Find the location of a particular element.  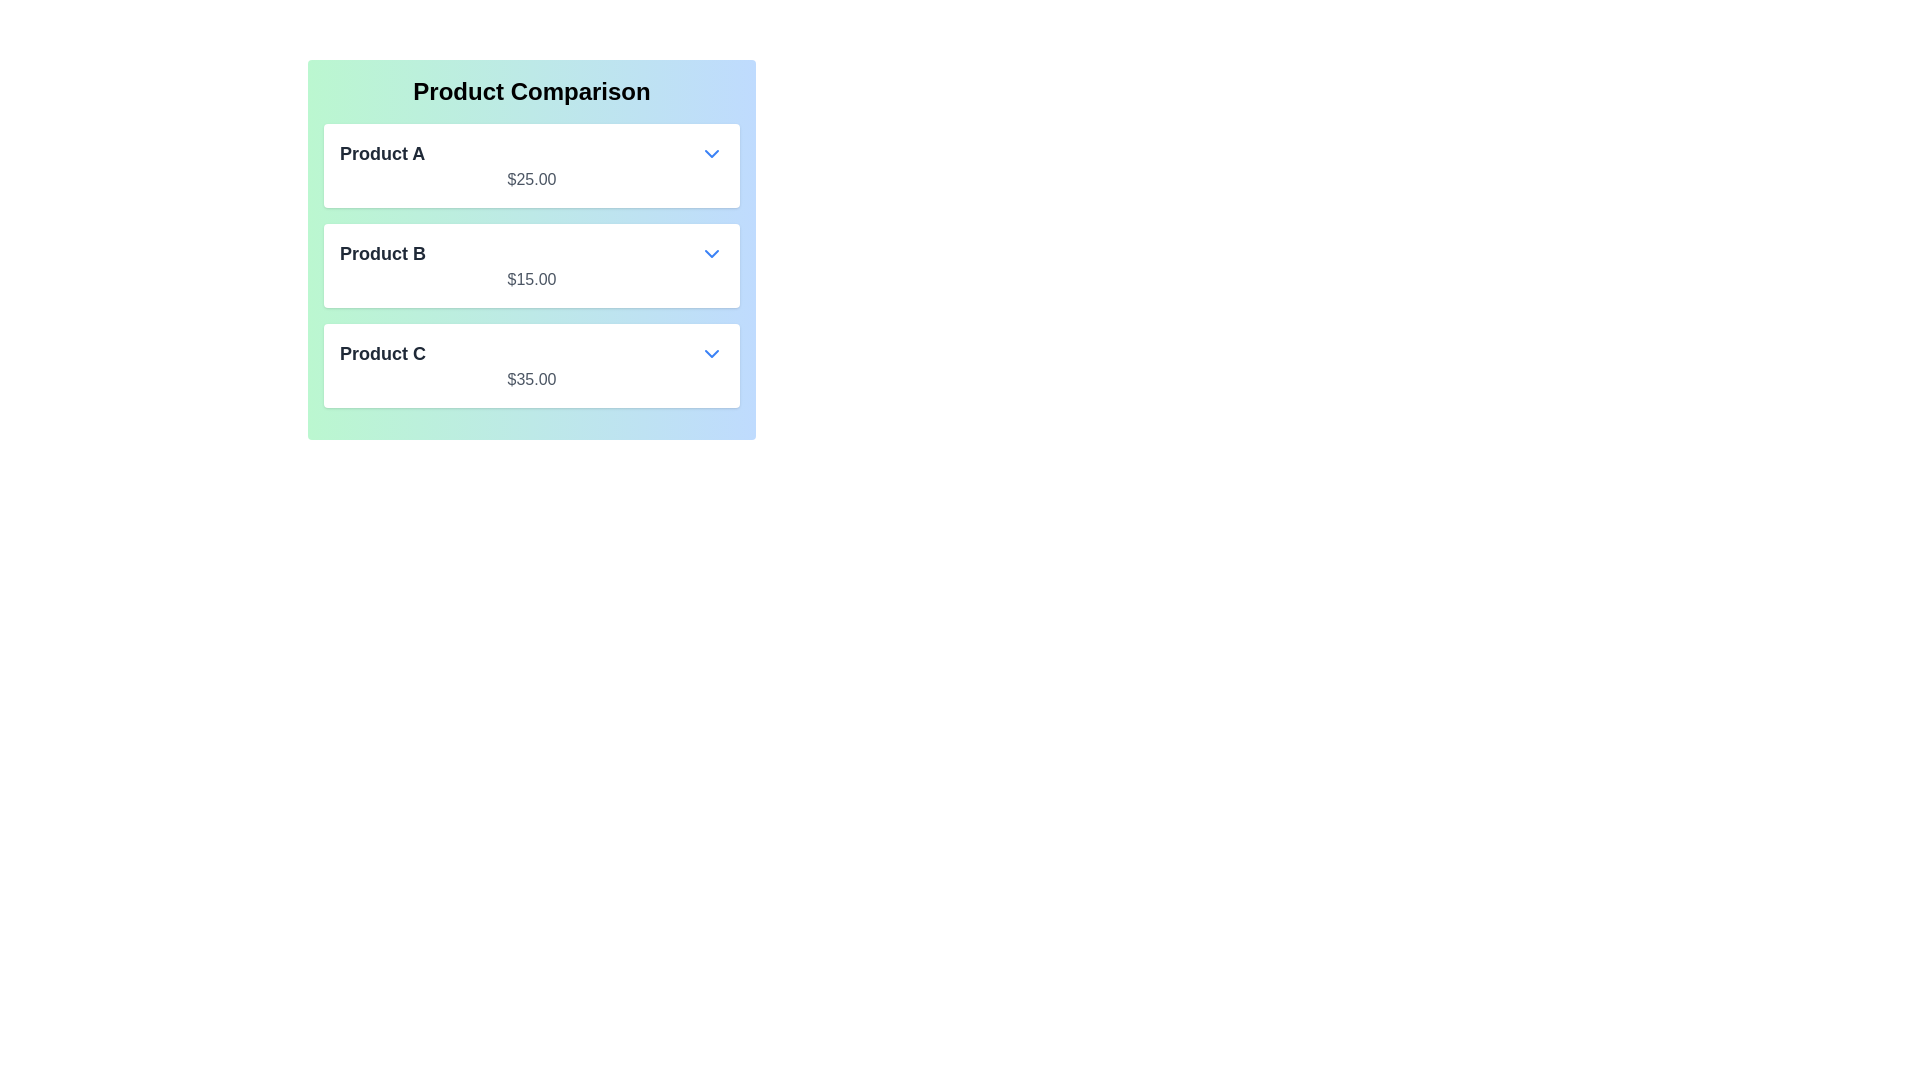

the price label indicating '$35.00' located below 'Product C' in the product comparison layout is located at coordinates (532, 380).